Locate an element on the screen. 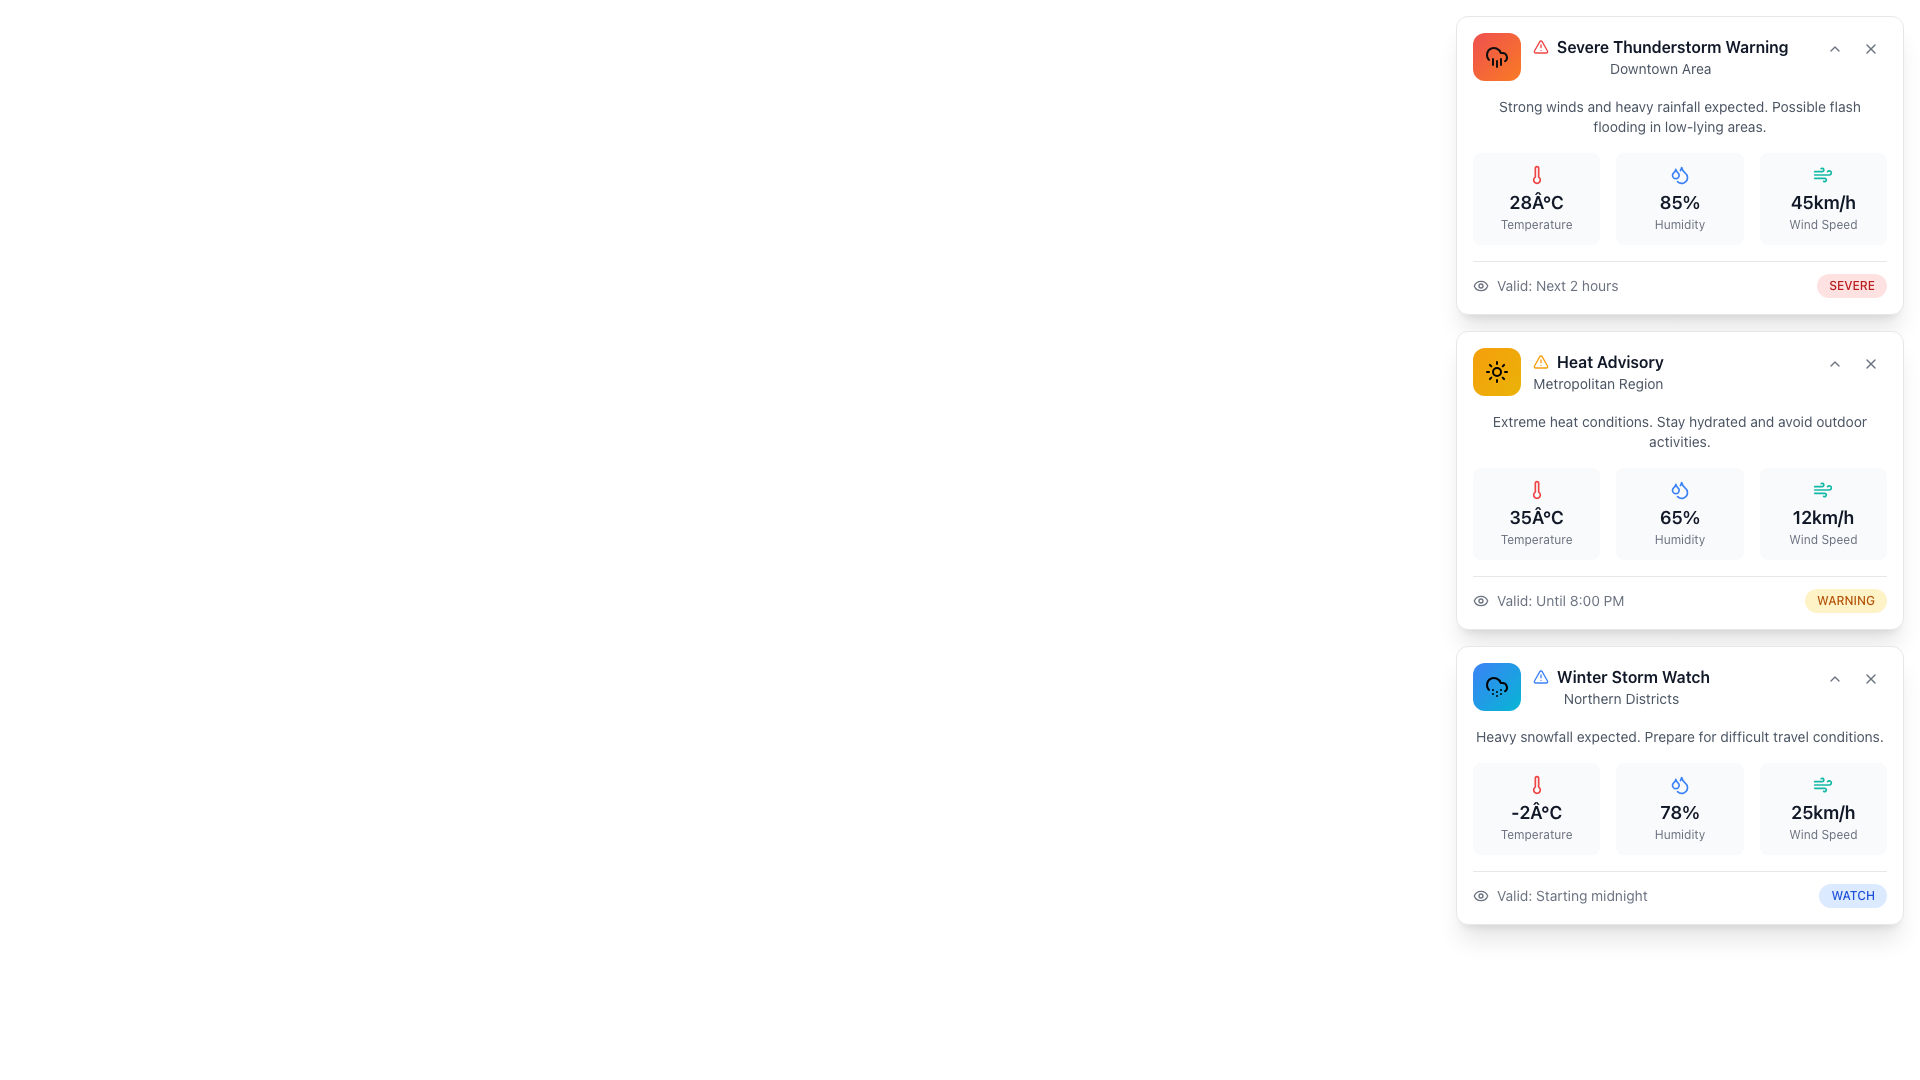 This screenshot has height=1080, width=1920. the Close Icon resembling a letter 'X' located at the top right corner of the 'Winter Storm Watch' weather alert card is located at coordinates (1870, 677).